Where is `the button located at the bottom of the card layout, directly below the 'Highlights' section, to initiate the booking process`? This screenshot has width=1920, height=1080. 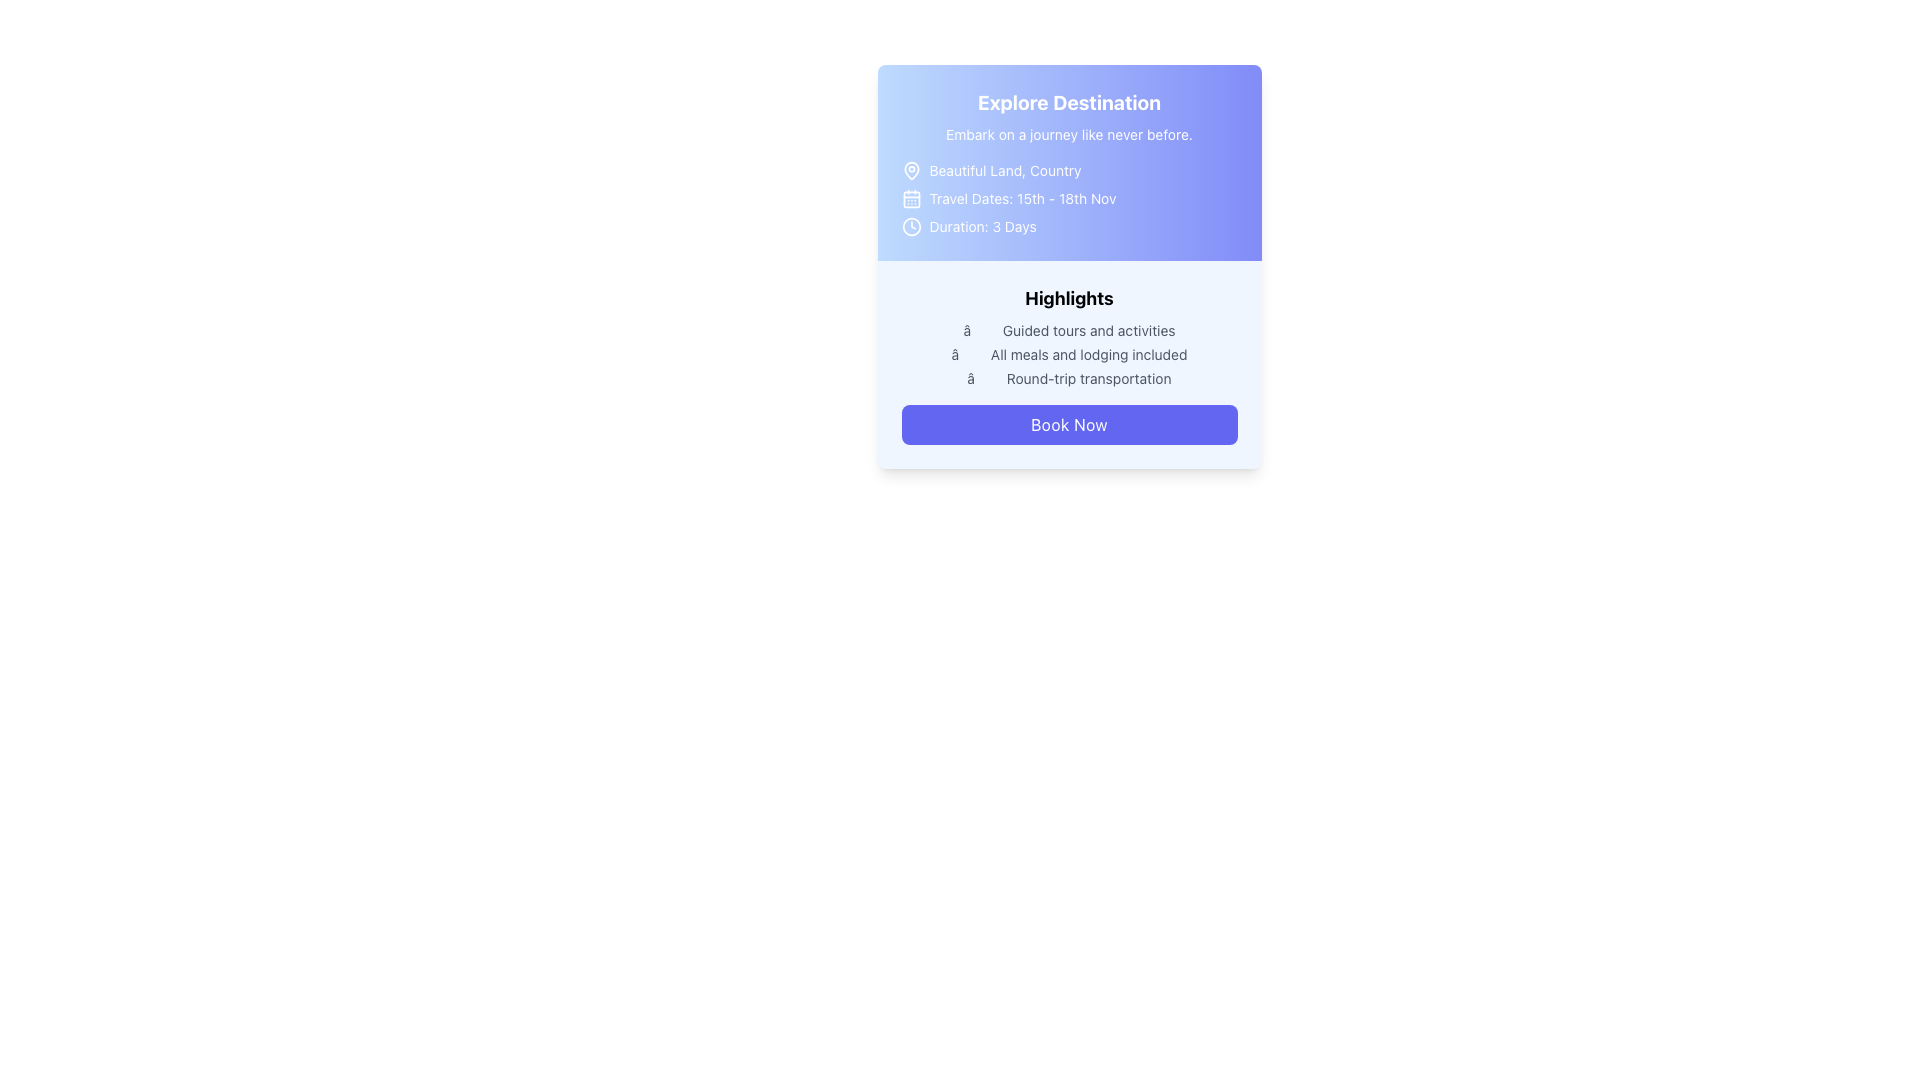
the button located at the bottom of the card layout, directly below the 'Highlights' section, to initiate the booking process is located at coordinates (1068, 423).